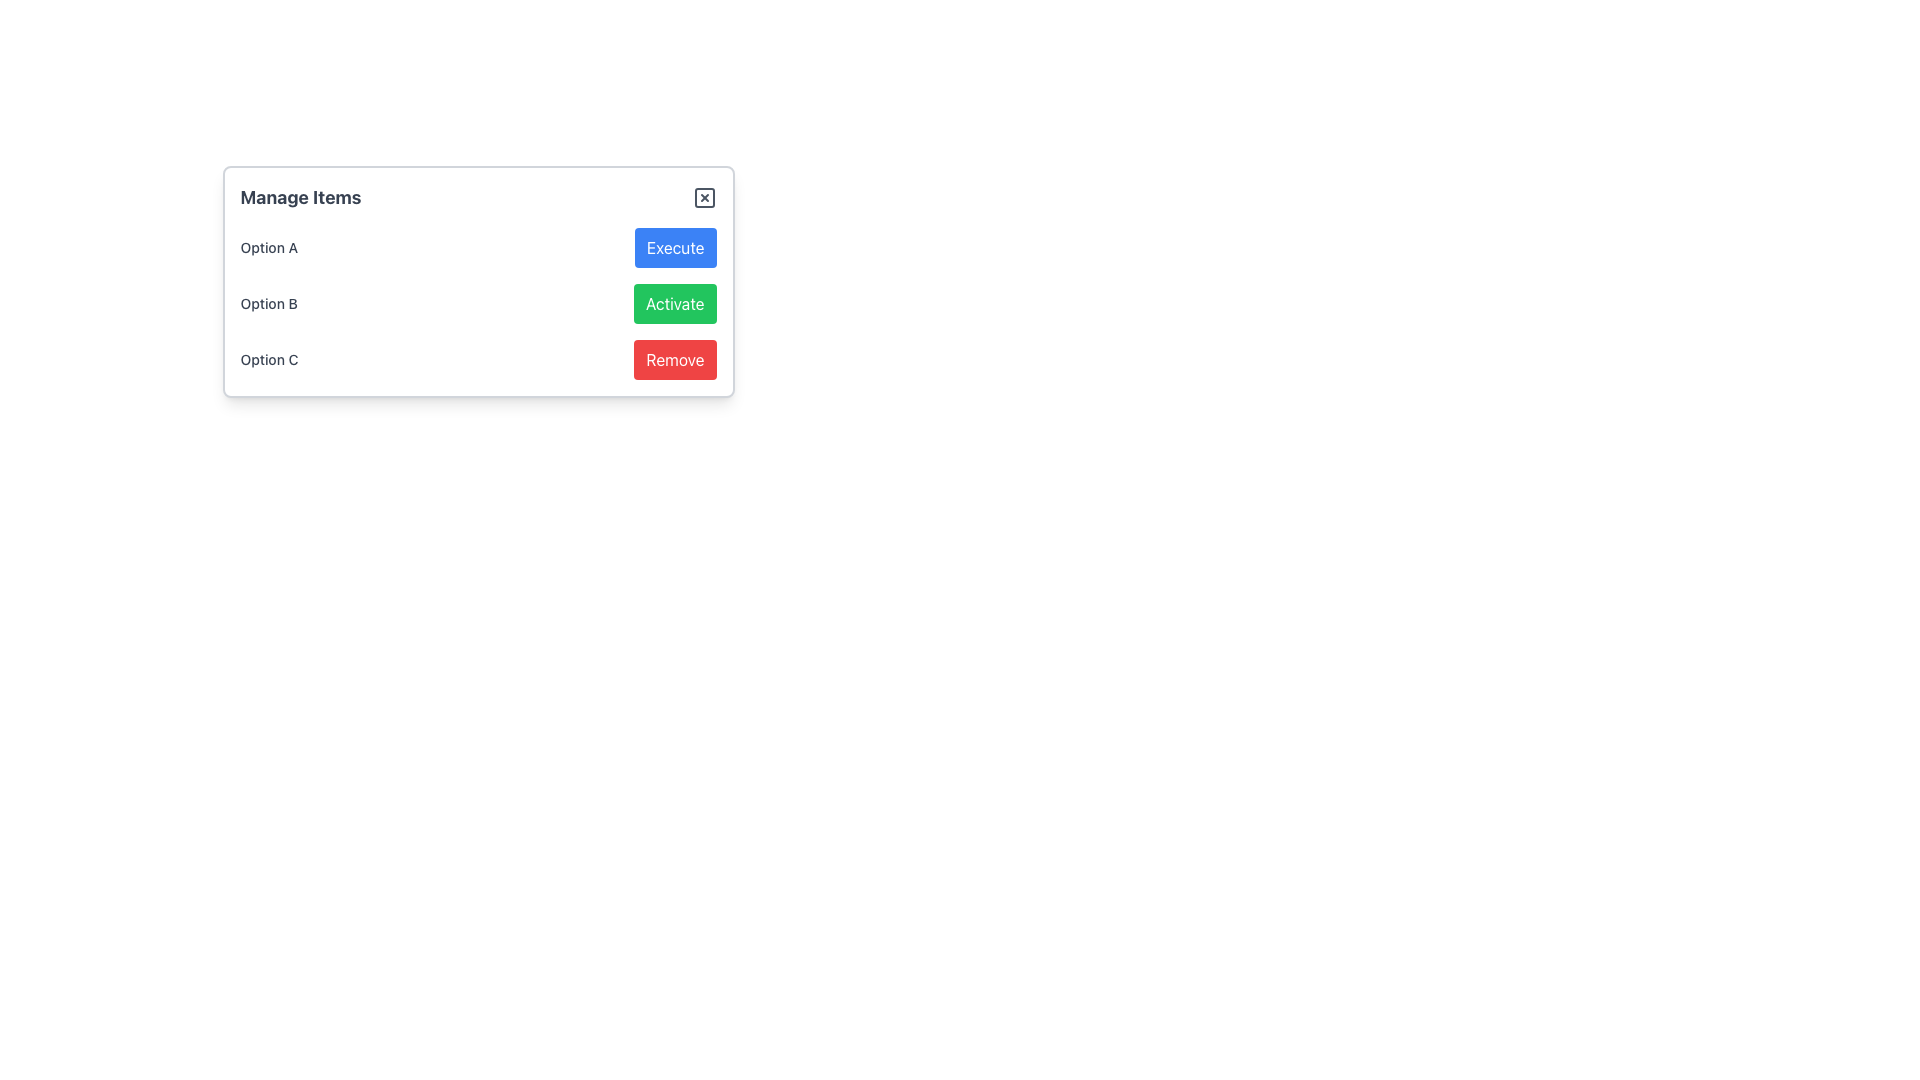 The height and width of the screenshot is (1080, 1920). Describe the element at coordinates (268, 358) in the screenshot. I see `the text label displaying 'Option C', which is the third entry in the 'Manage Items' list, styled in gray and located below 'Option B'` at that location.